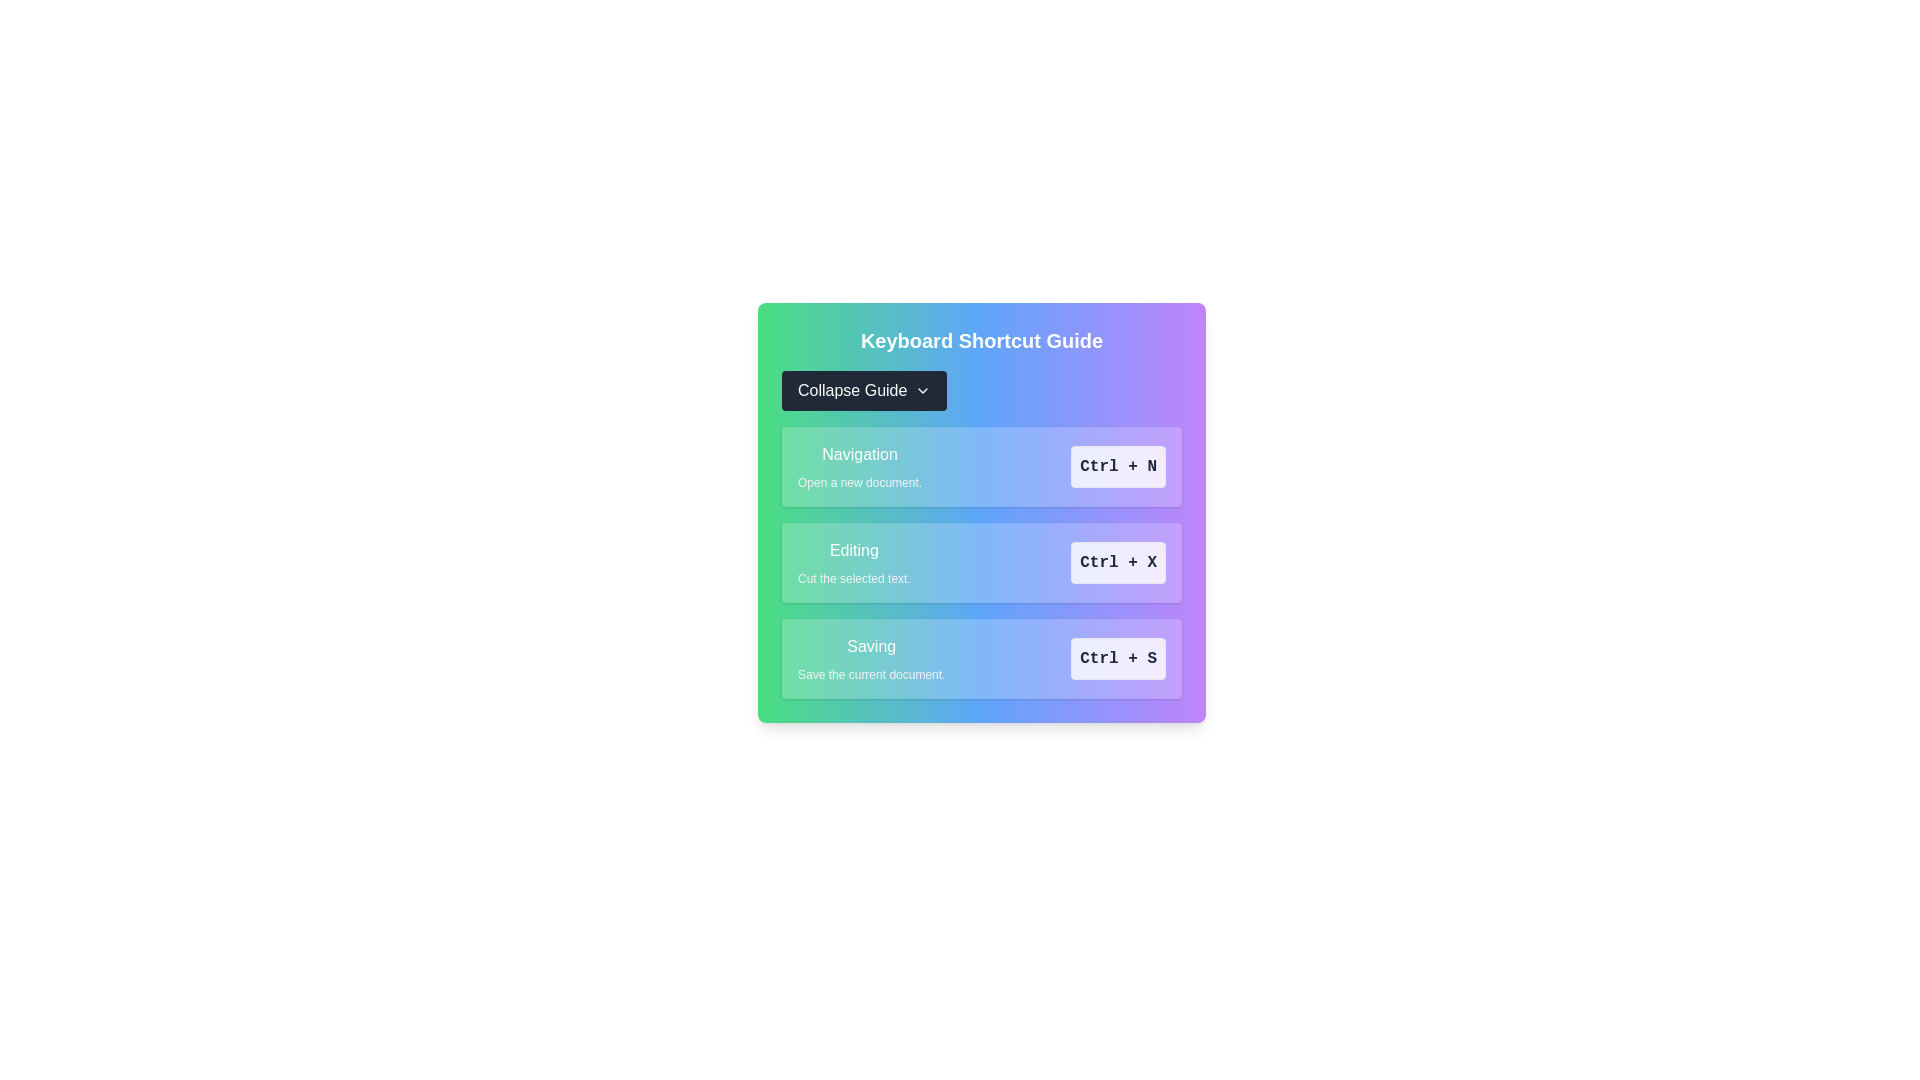 The height and width of the screenshot is (1080, 1920). I want to click on the Informational panel section titled 'Navigation' which indicates the shortcut function 'Open a new document' and displays 'Ctrl + N', so click(982, 466).